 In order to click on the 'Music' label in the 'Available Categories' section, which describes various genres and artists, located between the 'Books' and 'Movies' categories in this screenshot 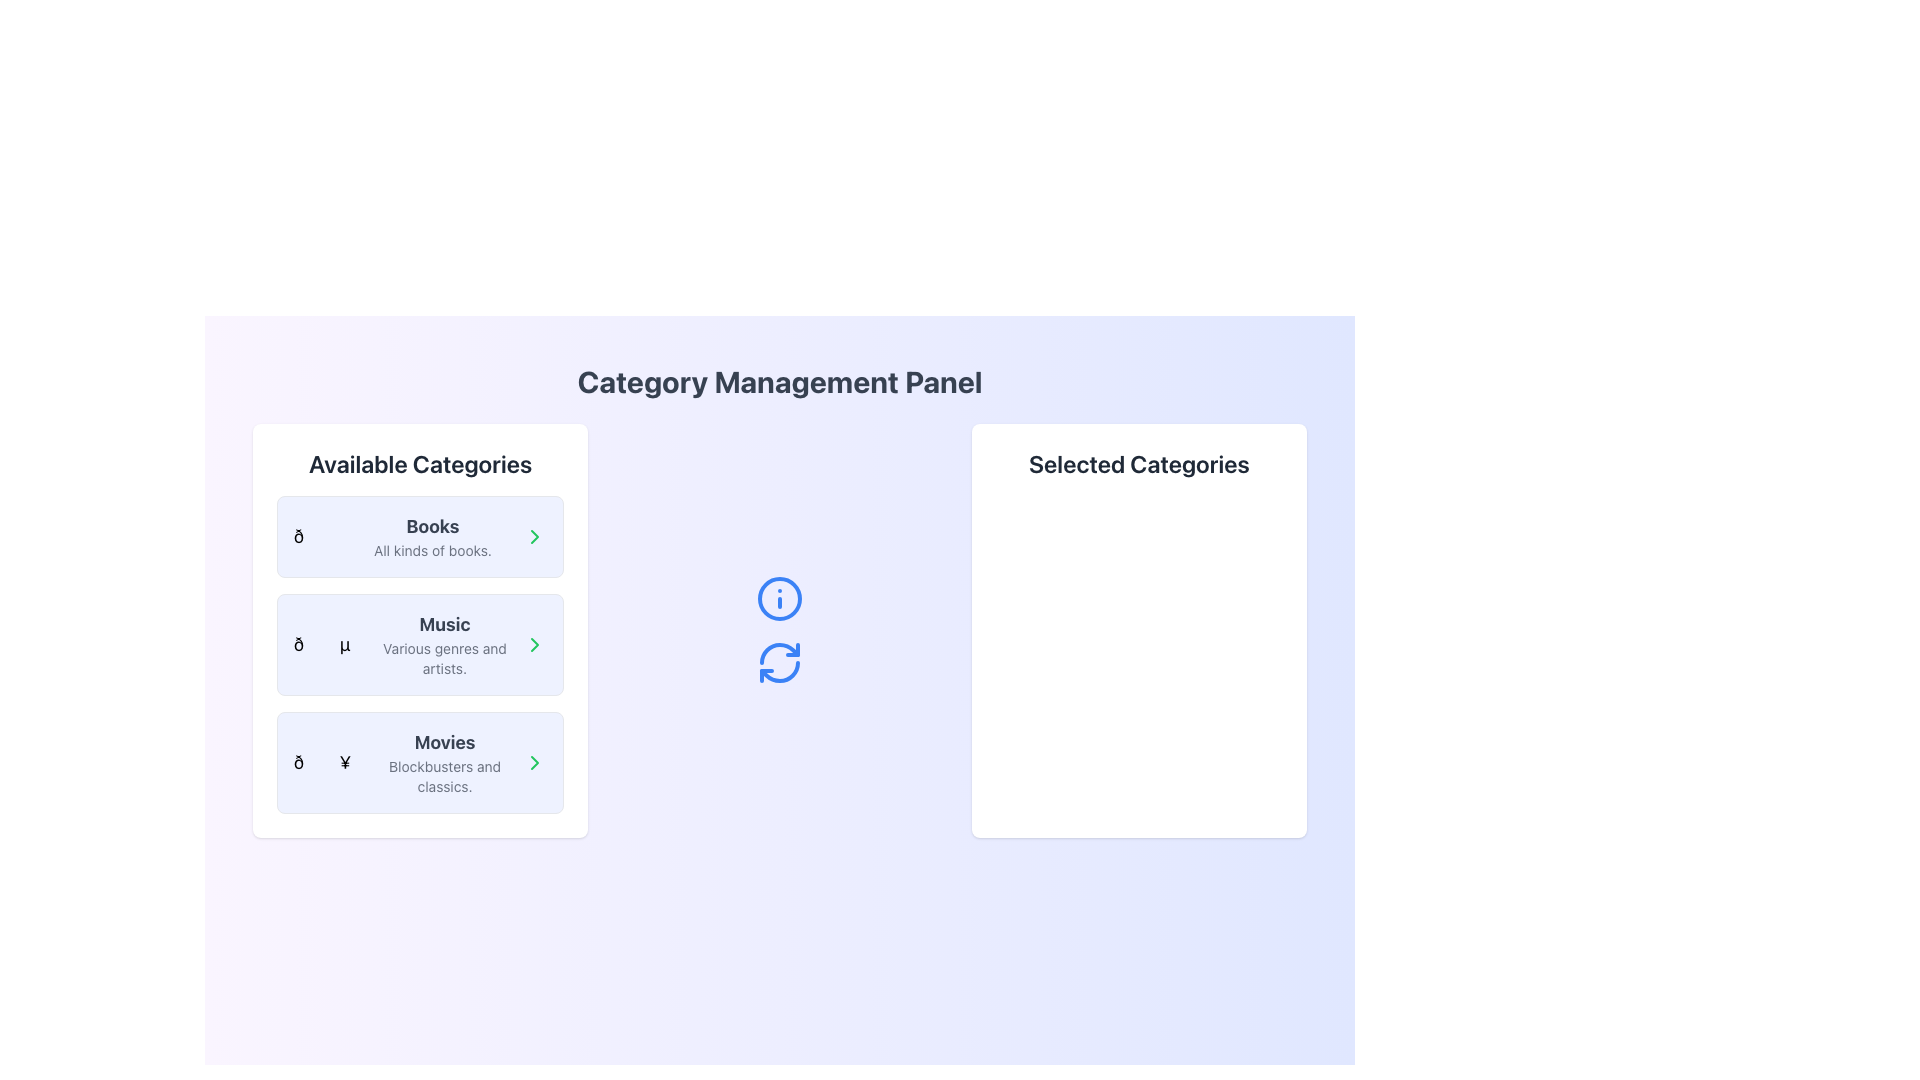, I will do `click(443, 644)`.